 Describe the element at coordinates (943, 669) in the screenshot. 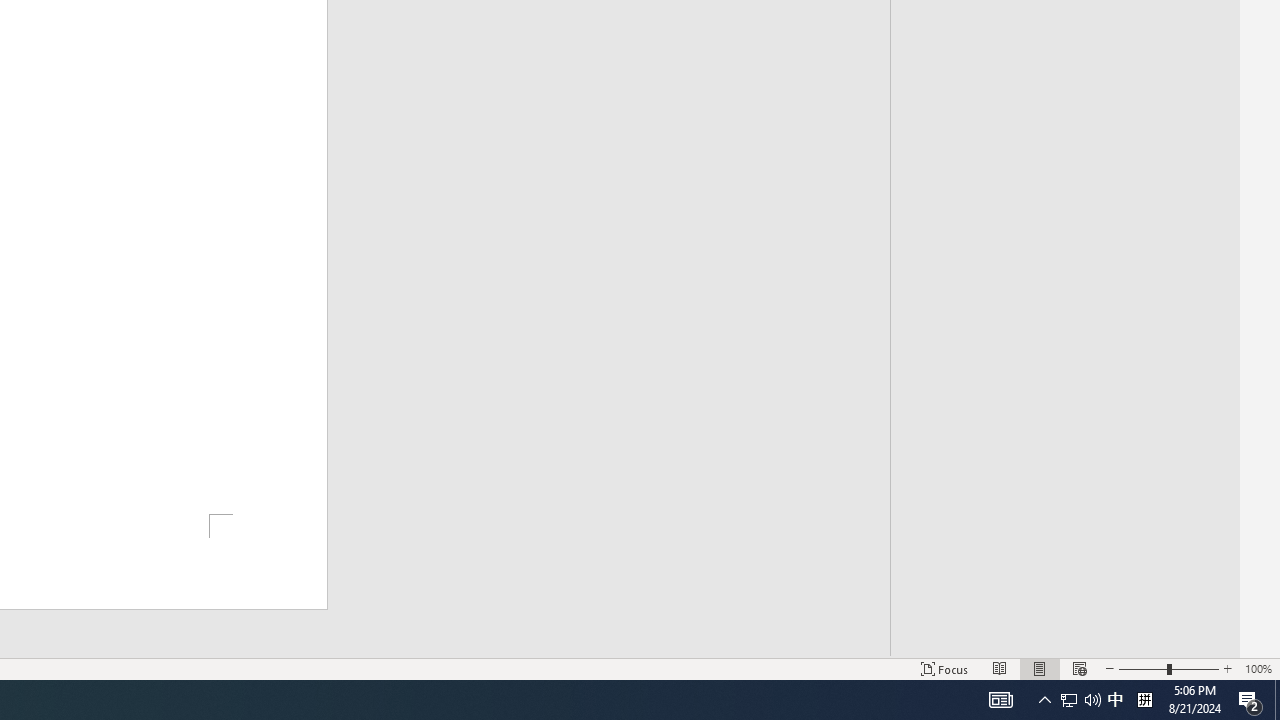

I see `'Focus '` at that location.